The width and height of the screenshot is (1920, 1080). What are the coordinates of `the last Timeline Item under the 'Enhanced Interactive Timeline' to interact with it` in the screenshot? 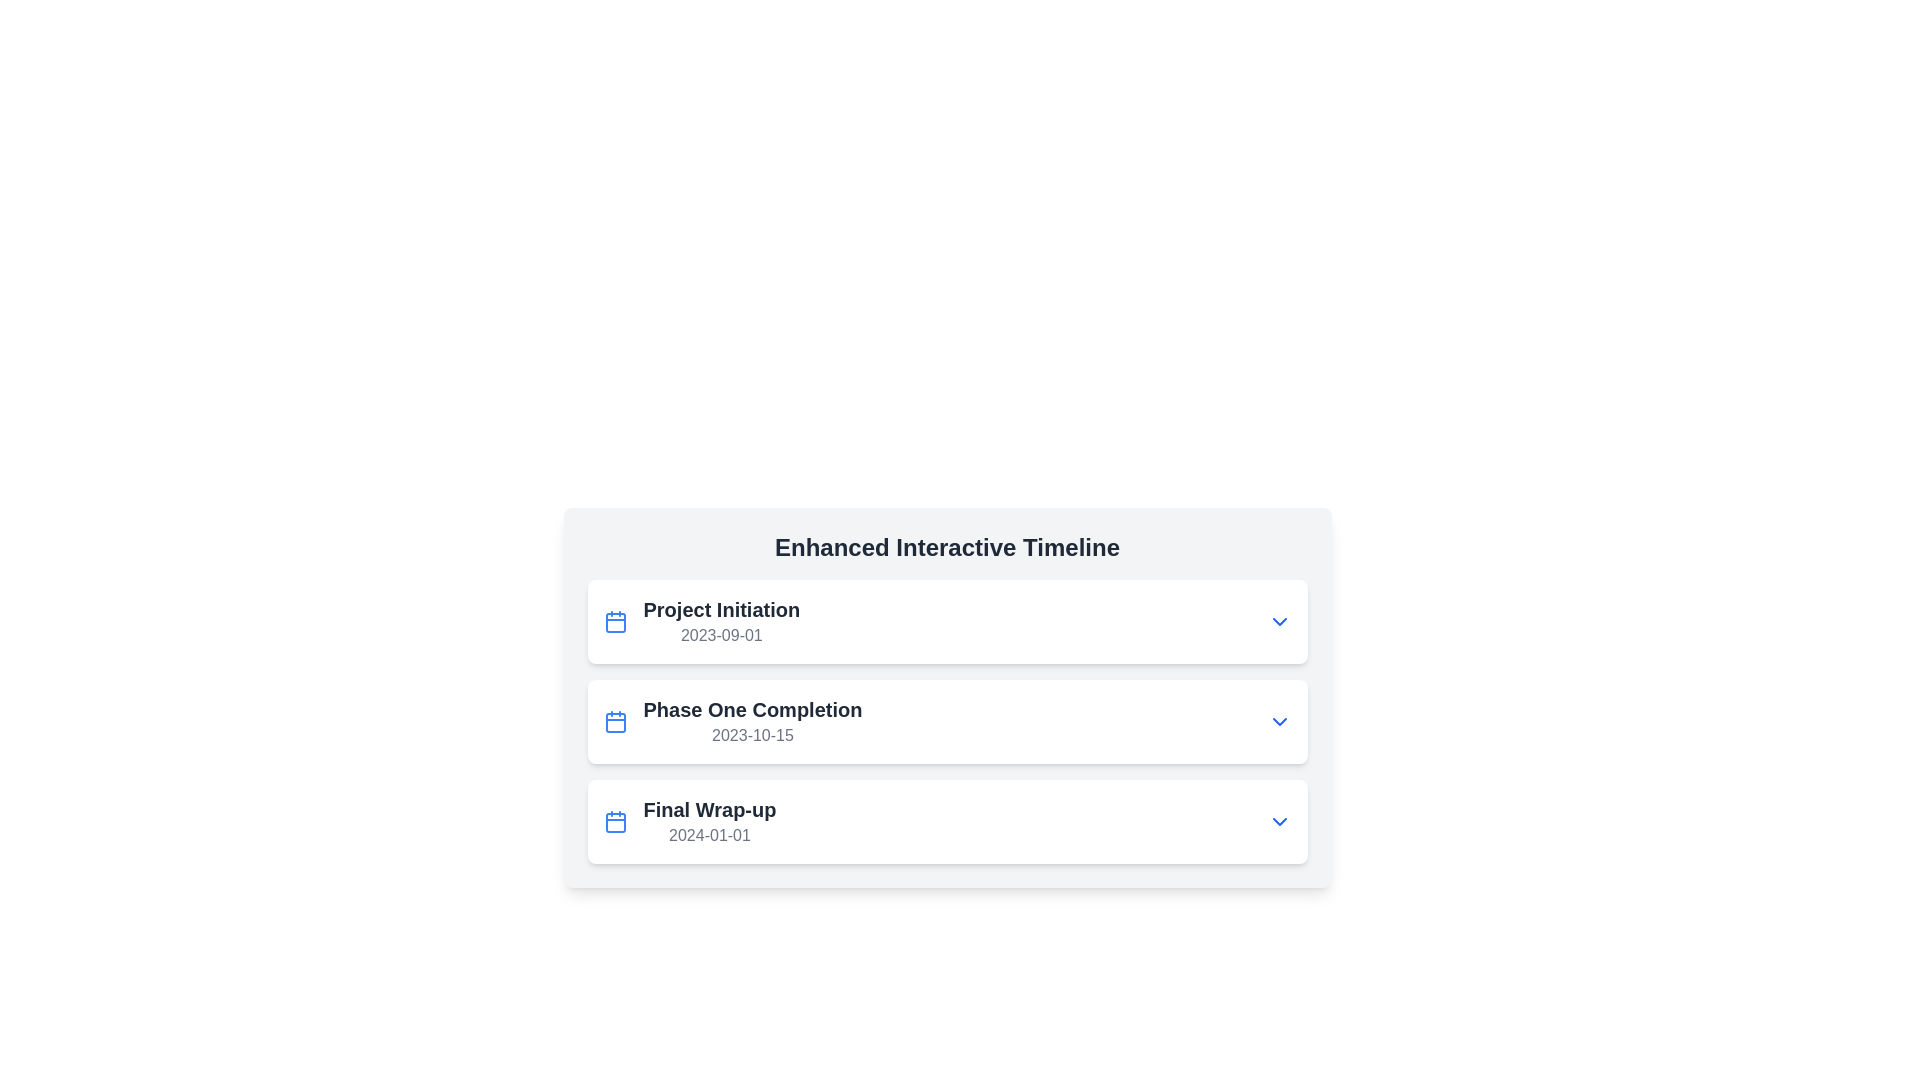 It's located at (690, 821).